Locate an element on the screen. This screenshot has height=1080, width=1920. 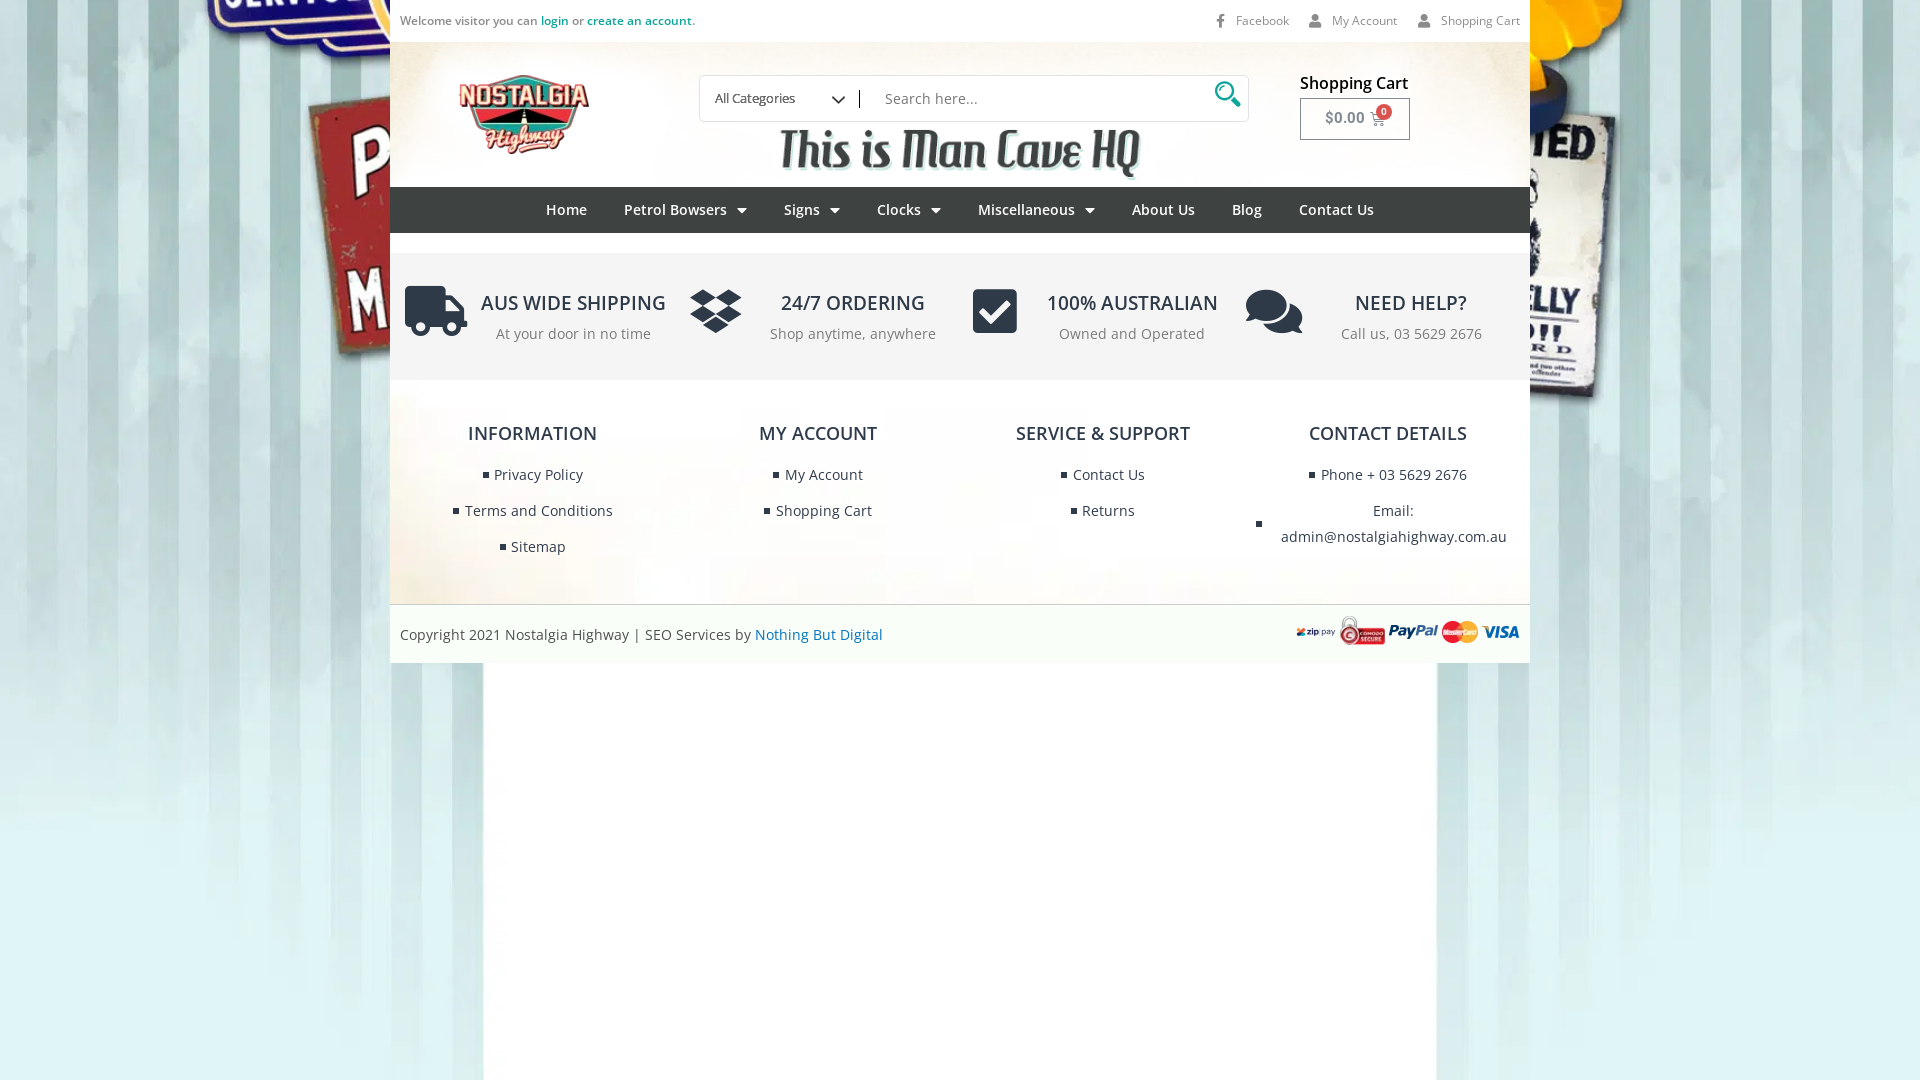
'Clocks' is located at coordinates (877, 209).